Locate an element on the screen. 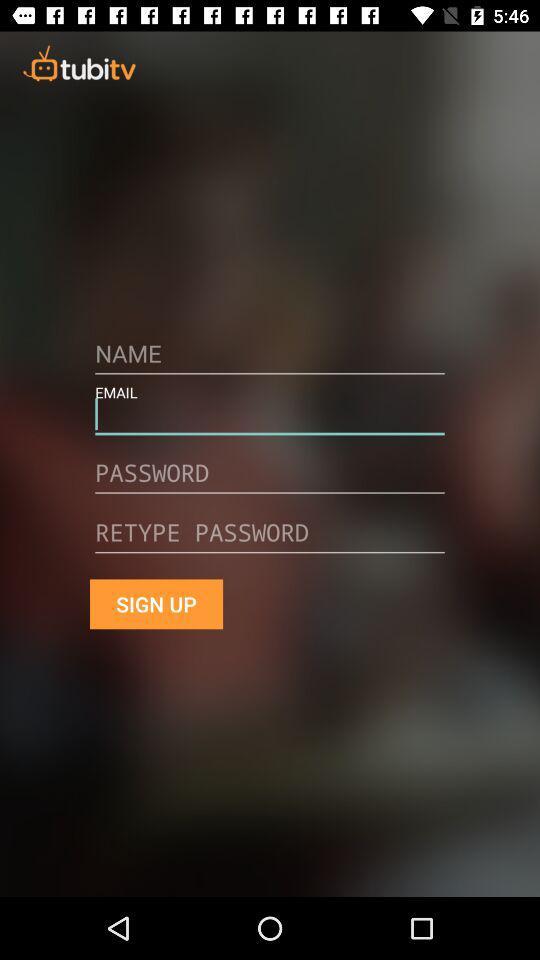 The height and width of the screenshot is (960, 540). and/or edit password is located at coordinates (270, 480).